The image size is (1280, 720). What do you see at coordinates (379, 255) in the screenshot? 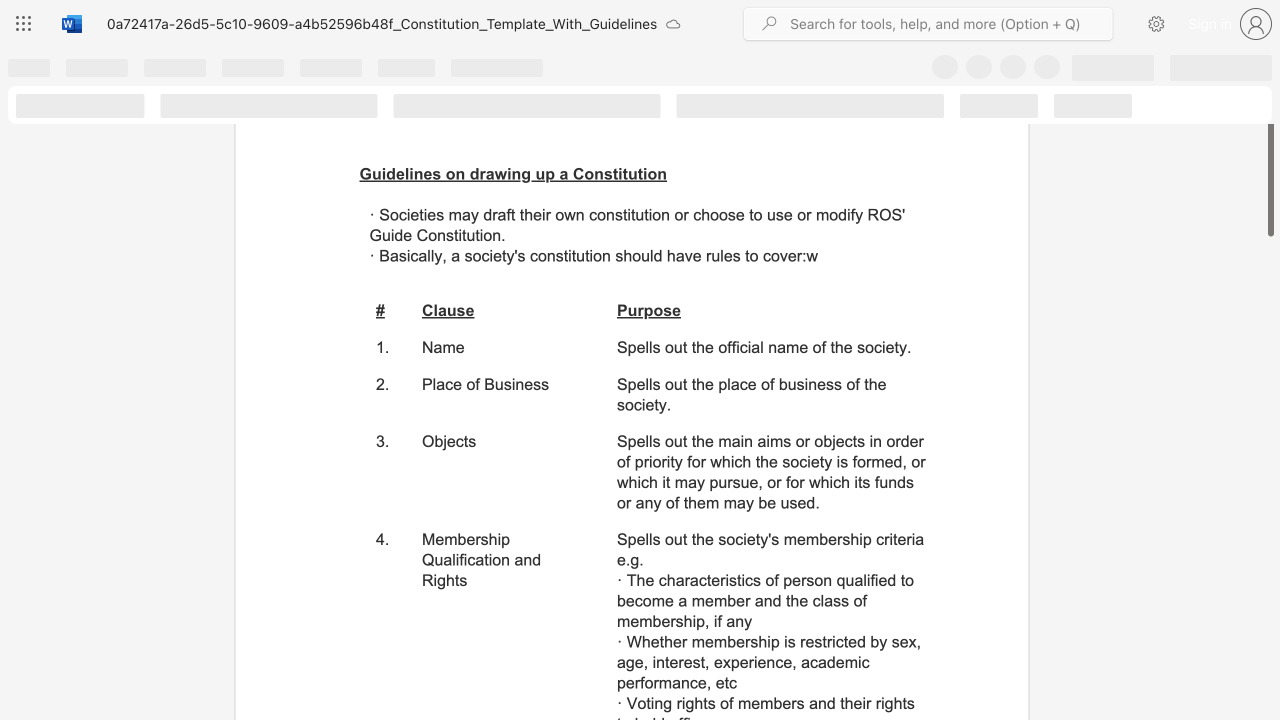
I see `the subset text "Ba" within the text "Basically, a"` at bounding box center [379, 255].